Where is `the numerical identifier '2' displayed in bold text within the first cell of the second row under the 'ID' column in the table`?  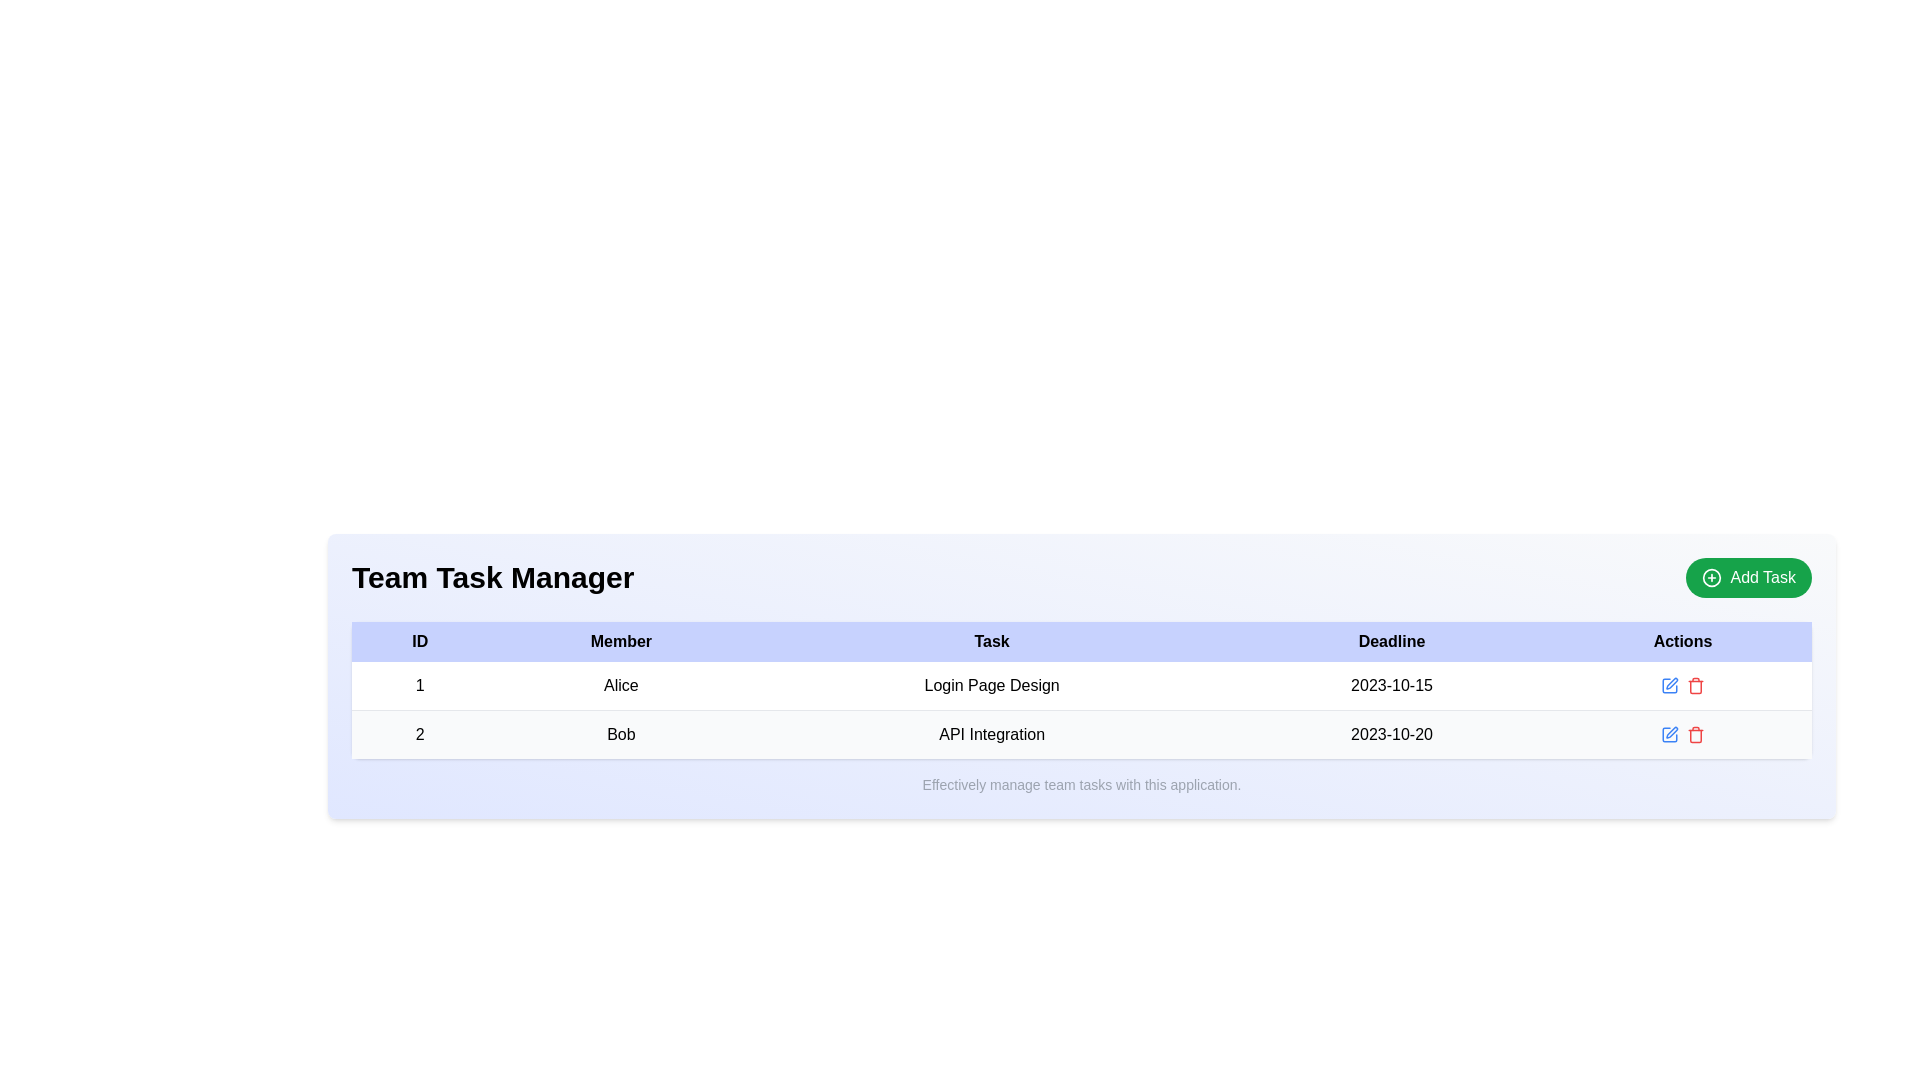 the numerical identifier '2' displayed in bold text within the first cell of the second row under the 'ID' column in the table is located at coordinates (419, 734).